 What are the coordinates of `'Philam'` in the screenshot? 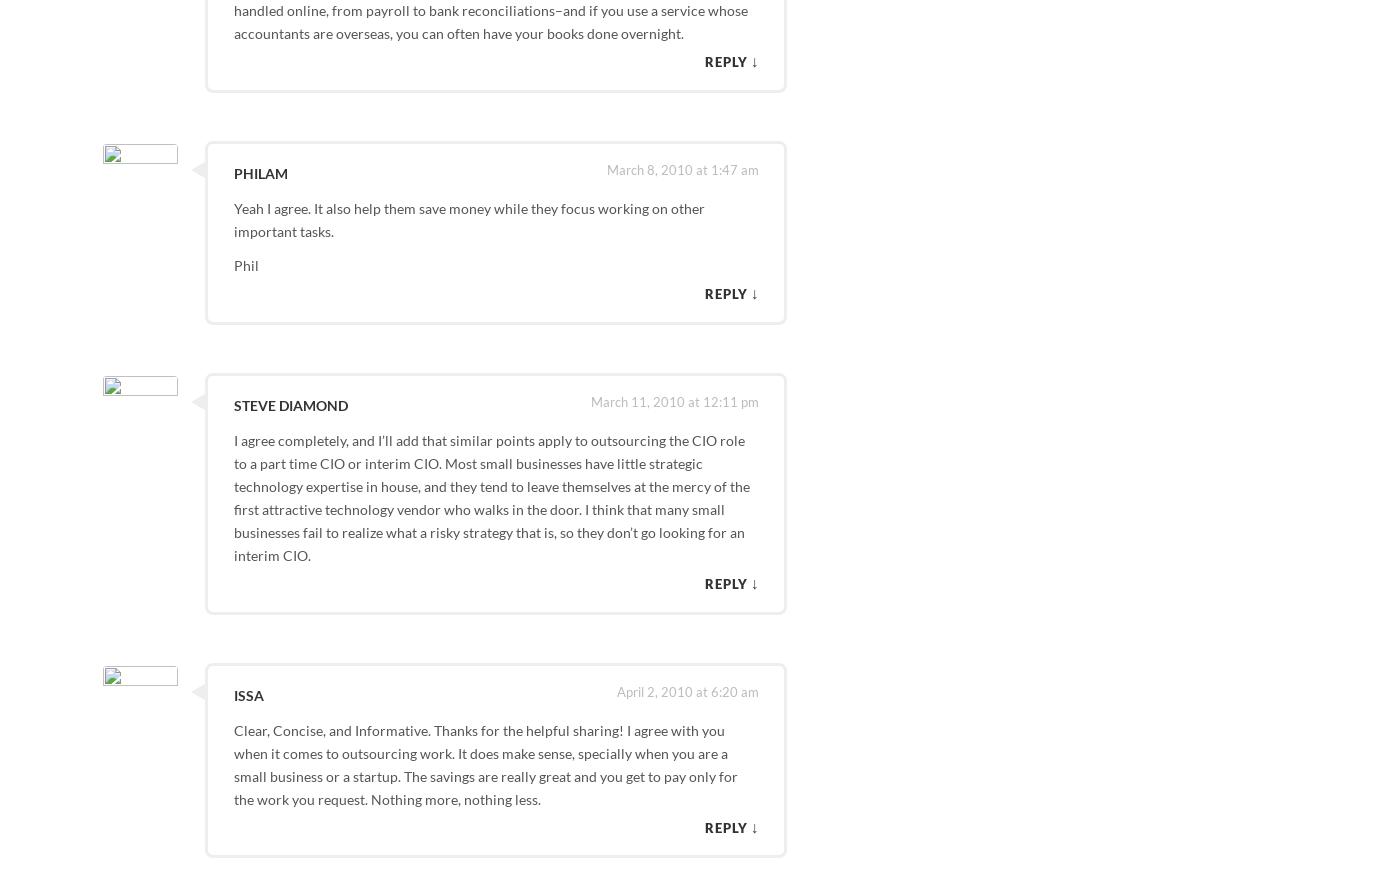 It's located at (259, 171).